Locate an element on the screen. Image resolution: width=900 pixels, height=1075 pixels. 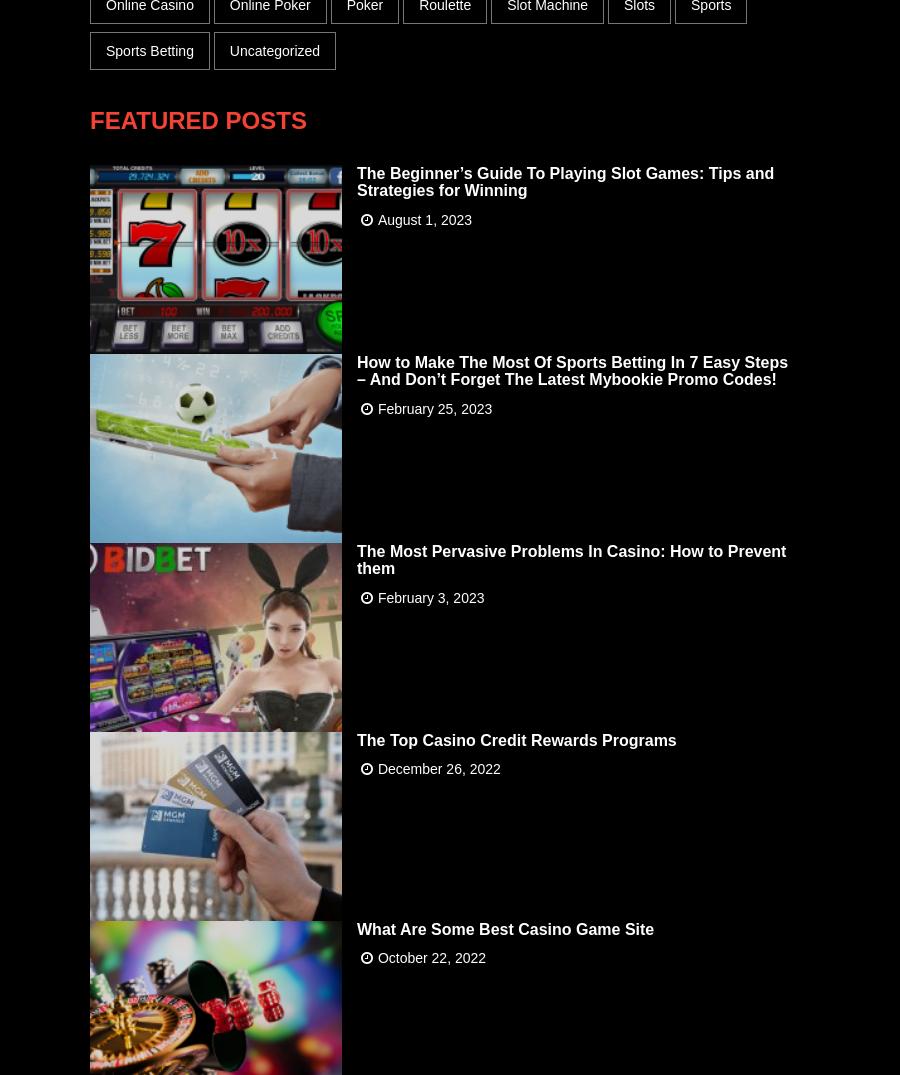
'The Most Pervasive Problems In Casino: How to Prevent them' is located at coordinates (571, 558).